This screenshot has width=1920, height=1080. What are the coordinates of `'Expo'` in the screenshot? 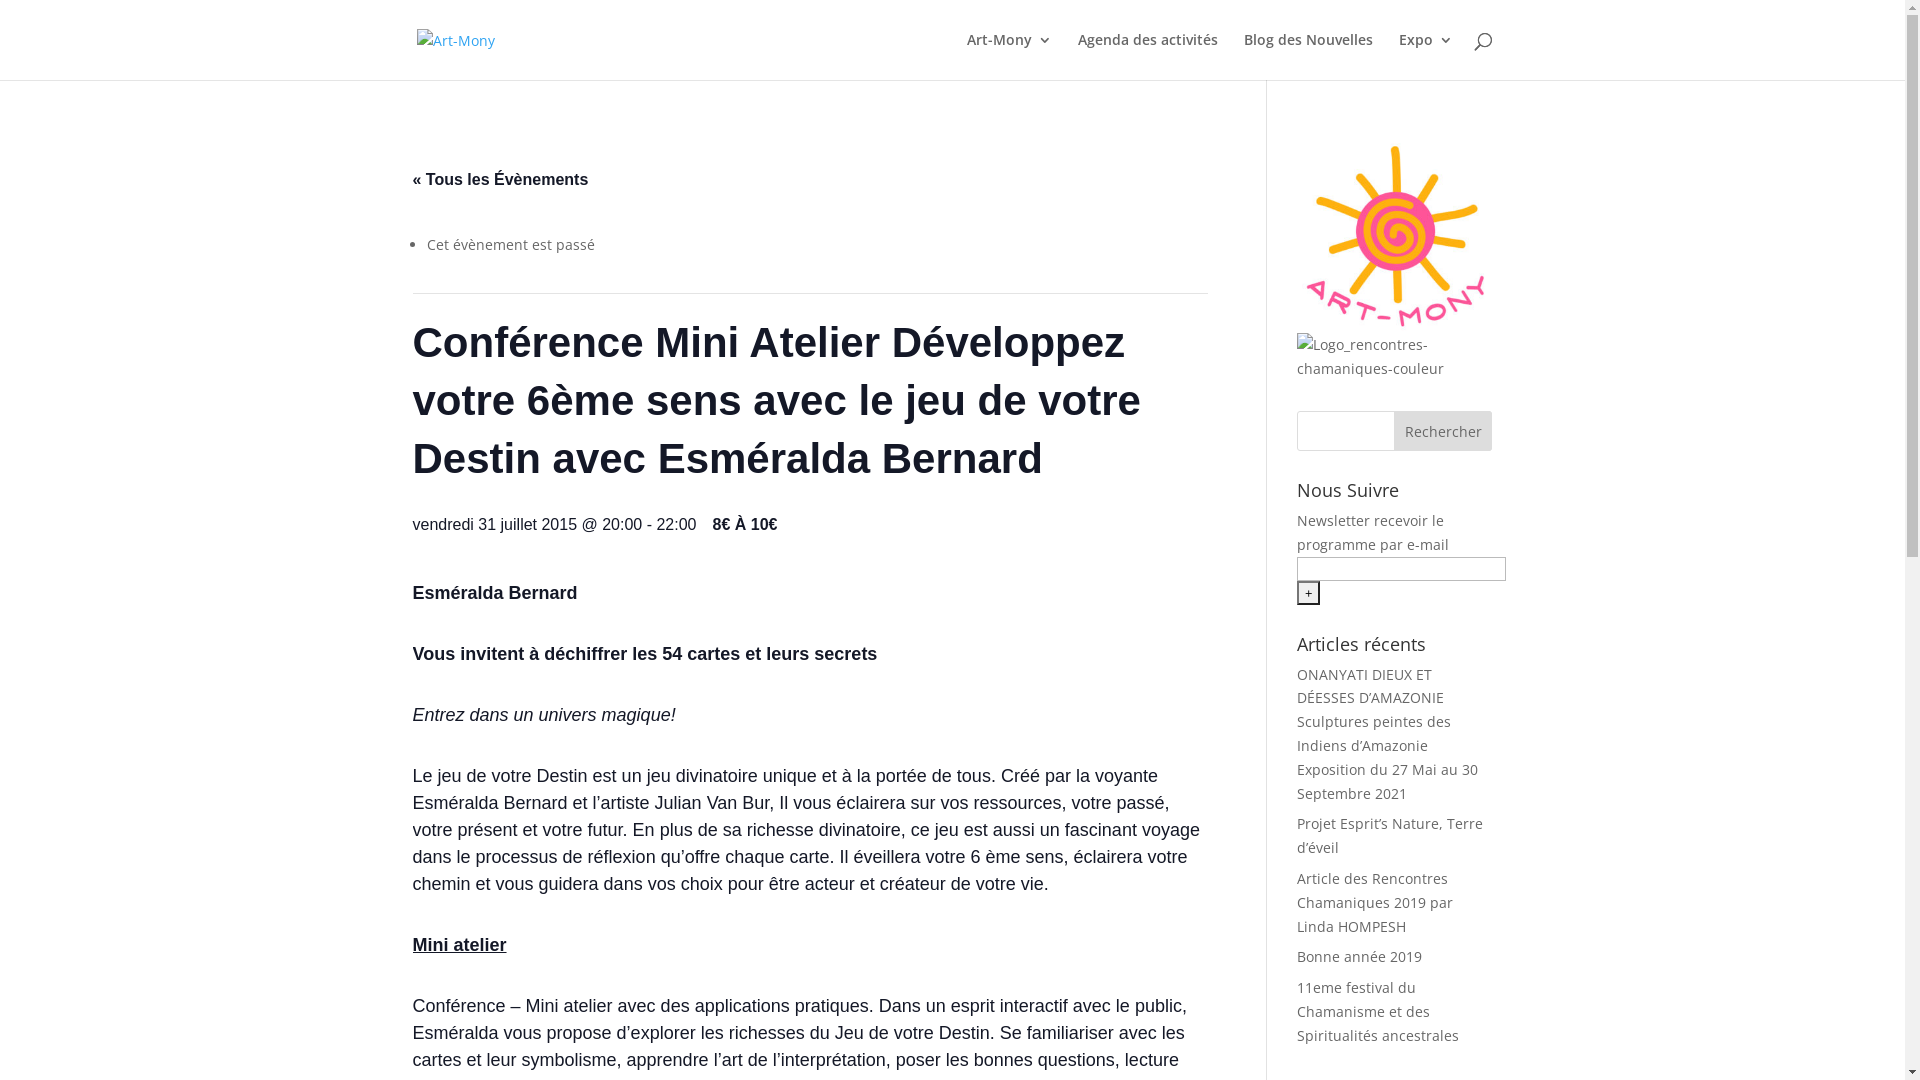 It's located at (1396, 55).